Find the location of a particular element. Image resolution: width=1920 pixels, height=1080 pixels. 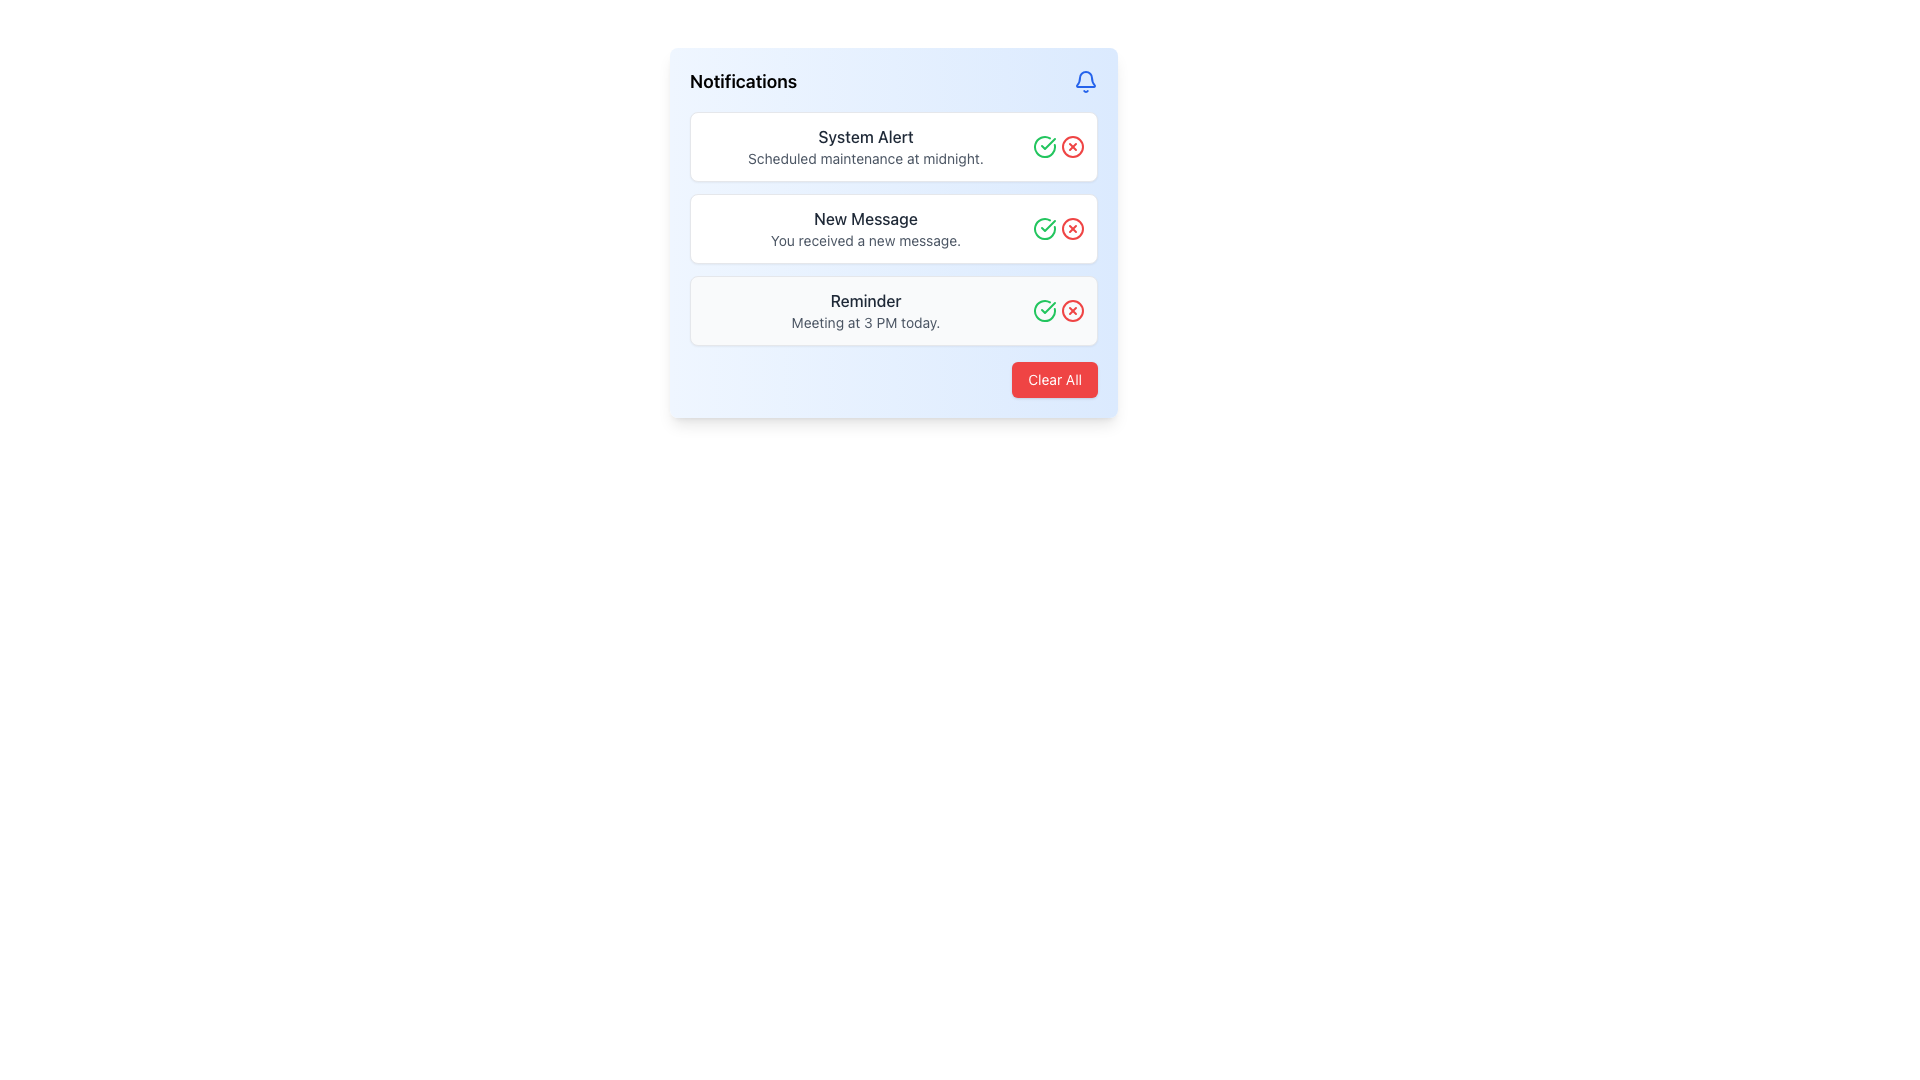

text label containing 'Meeting at 3 PM today.' located in the Notifications section, specifically within the Reminder card is located at coordinates (865, 322).